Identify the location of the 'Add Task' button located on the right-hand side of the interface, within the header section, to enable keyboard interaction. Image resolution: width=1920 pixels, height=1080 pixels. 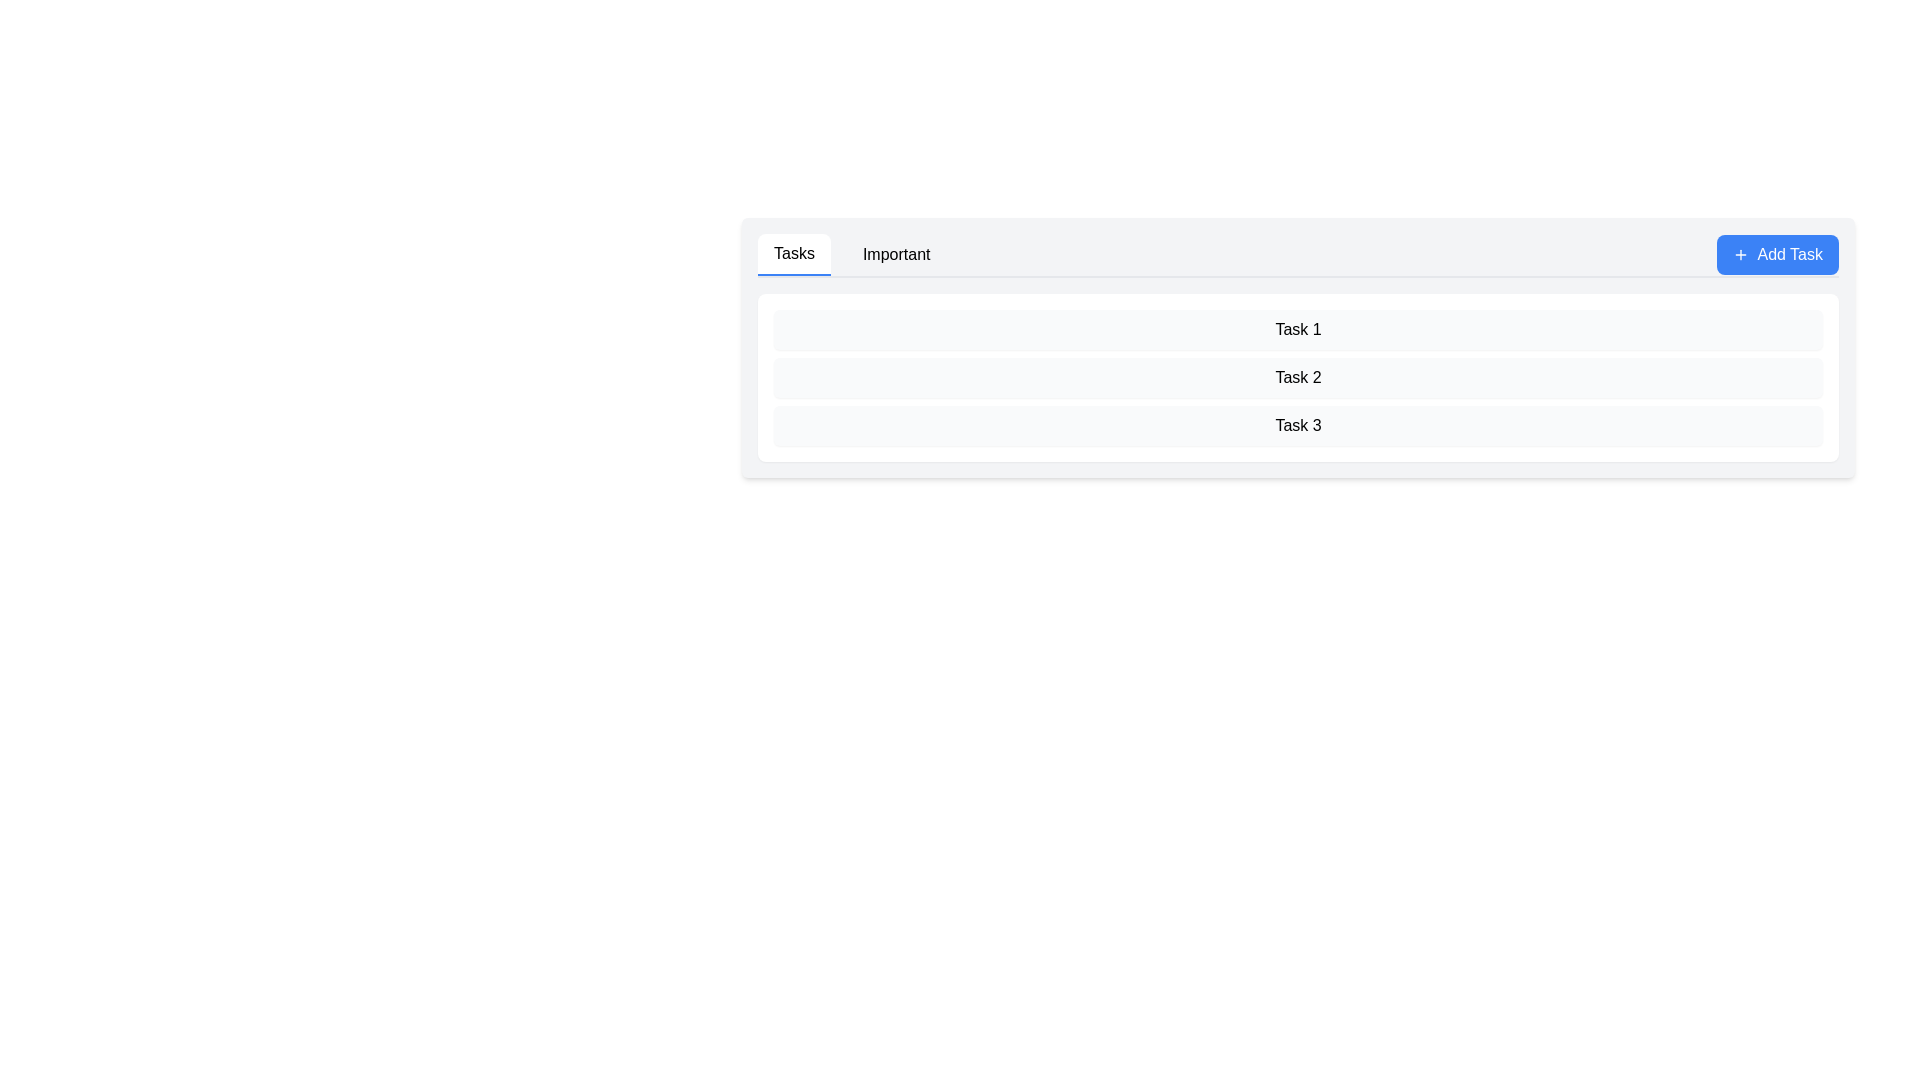
(1778, 253).